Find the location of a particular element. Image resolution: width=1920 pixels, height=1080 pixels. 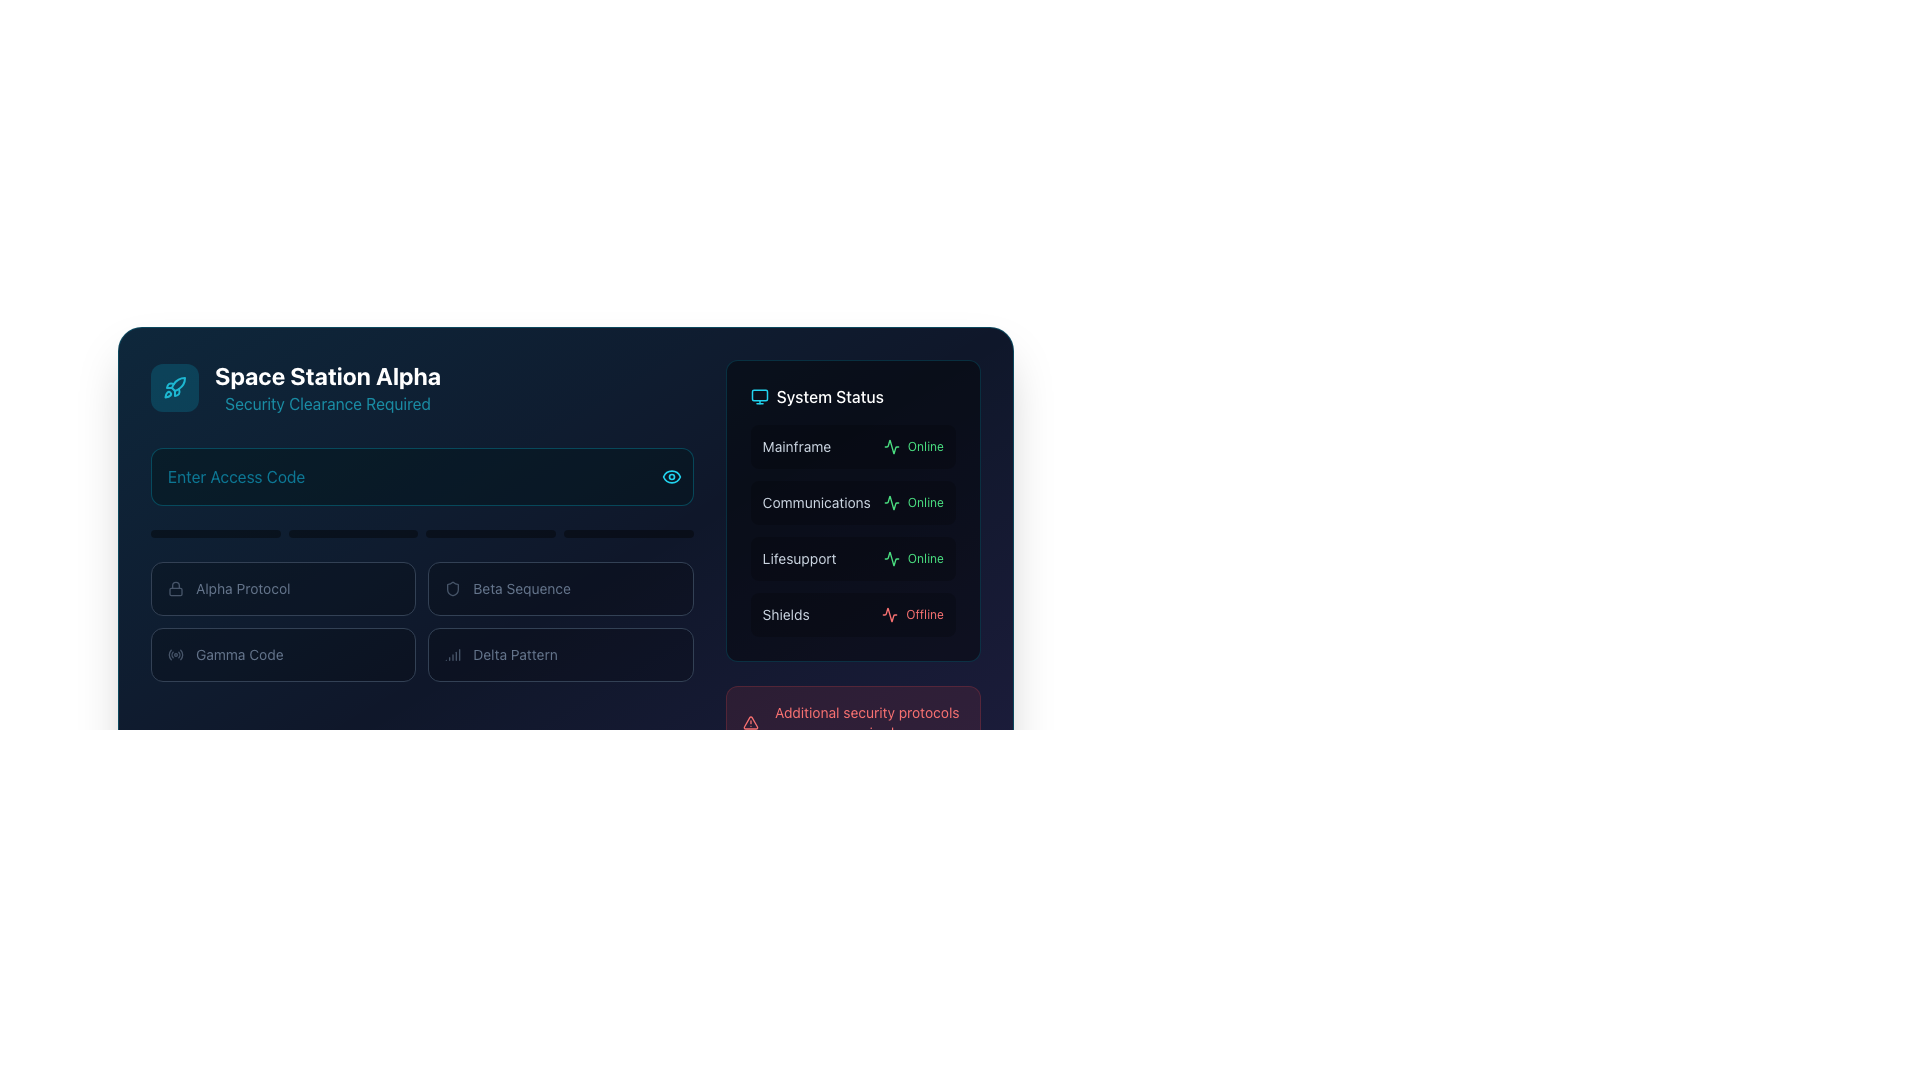

the 'Beta Sequence' button located in the selection grid under the 'Enter Access Code' section, positioned immediately to the right of 'Alpha Protocol' is located at coordinates (560, 588).